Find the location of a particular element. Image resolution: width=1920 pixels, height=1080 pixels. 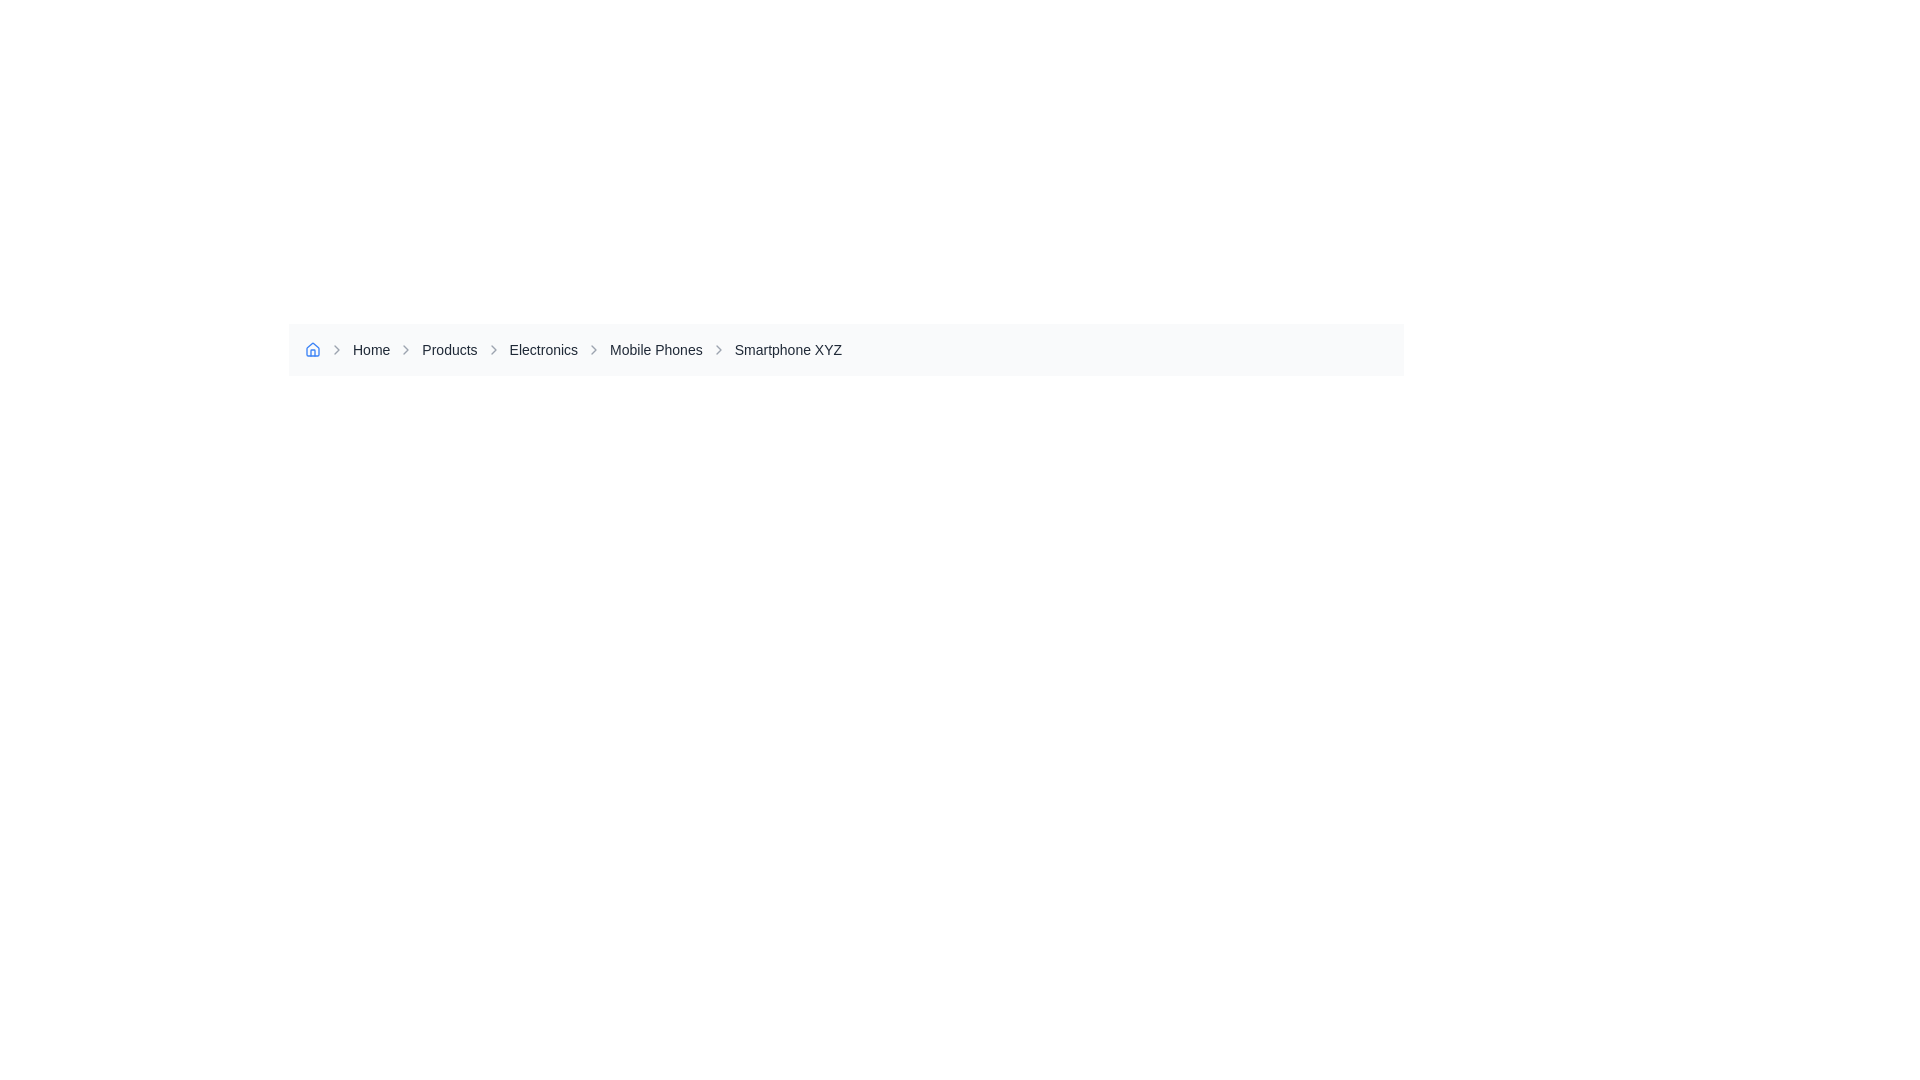

the 'Mobile Phones' link in the breadcrumb navigation bar is located at coordinates (644, 349).